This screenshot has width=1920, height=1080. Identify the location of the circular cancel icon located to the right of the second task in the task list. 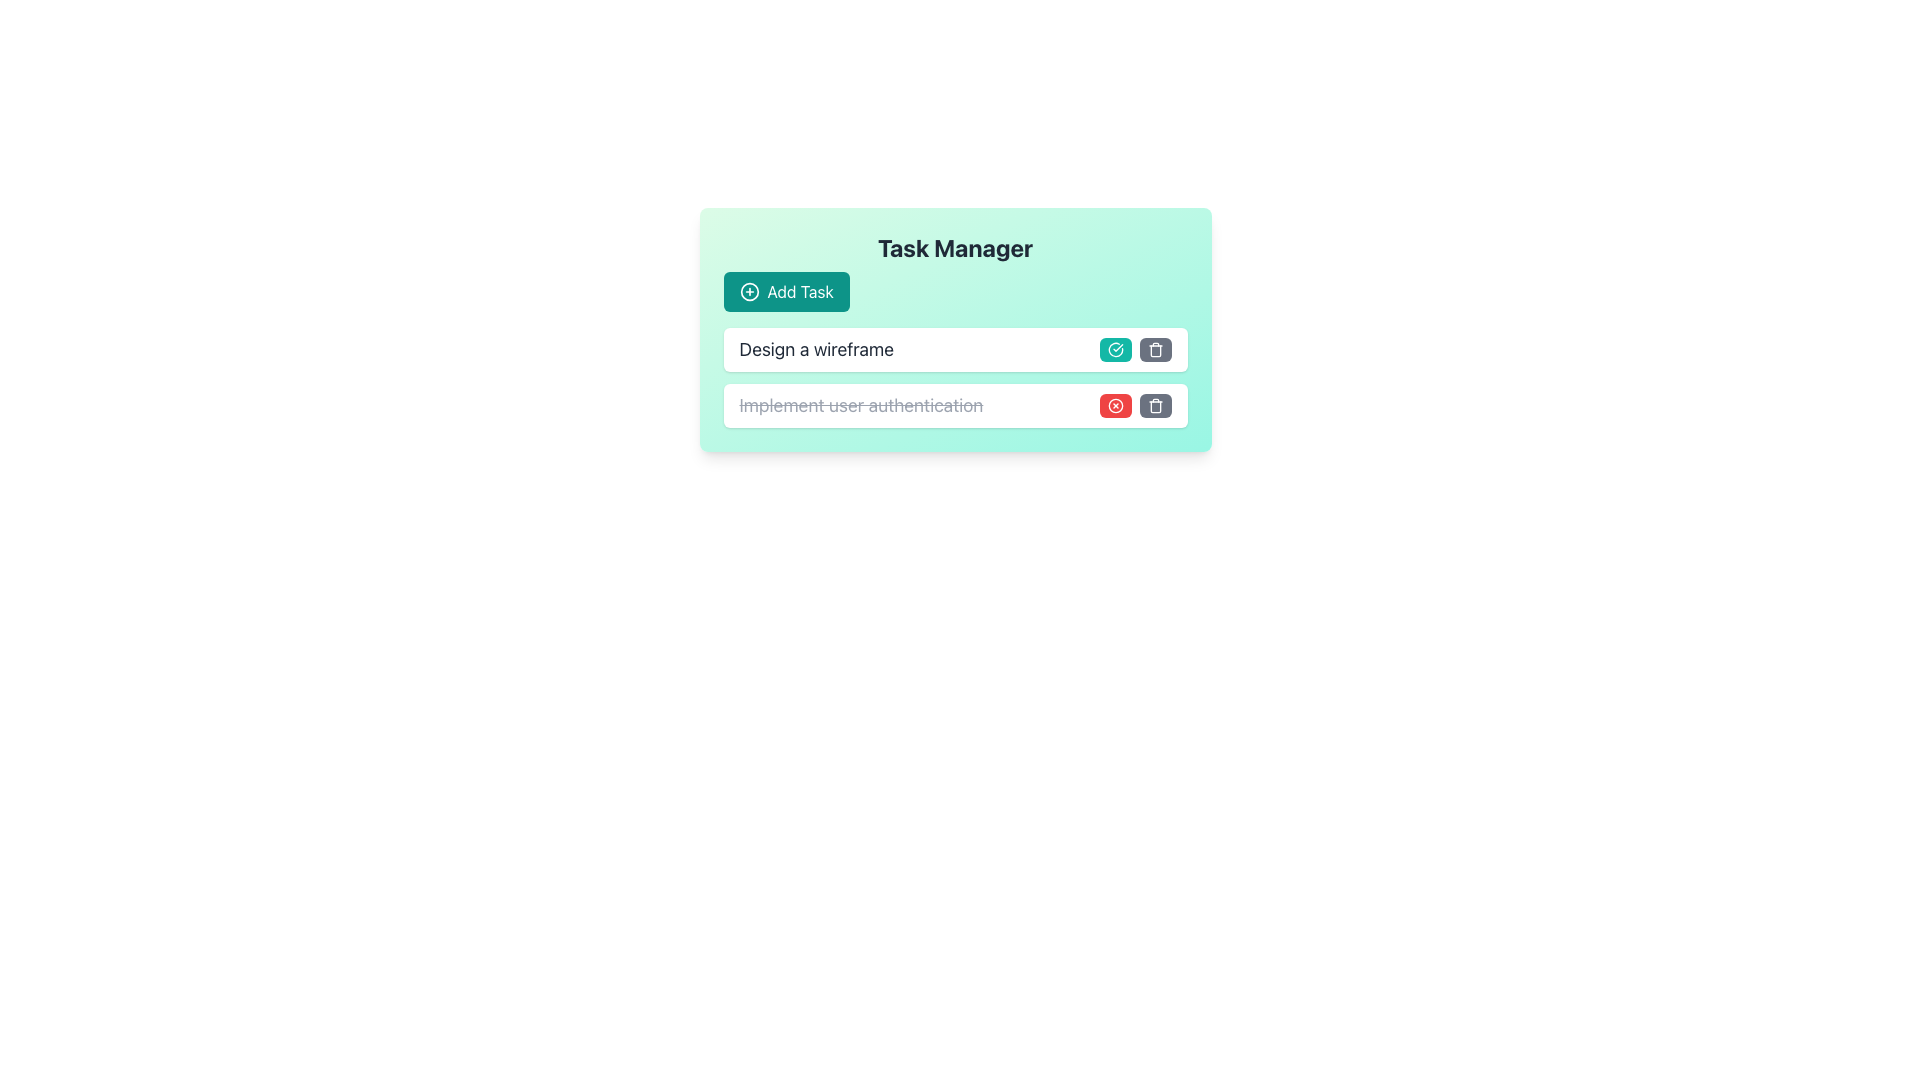
(1114, 405).